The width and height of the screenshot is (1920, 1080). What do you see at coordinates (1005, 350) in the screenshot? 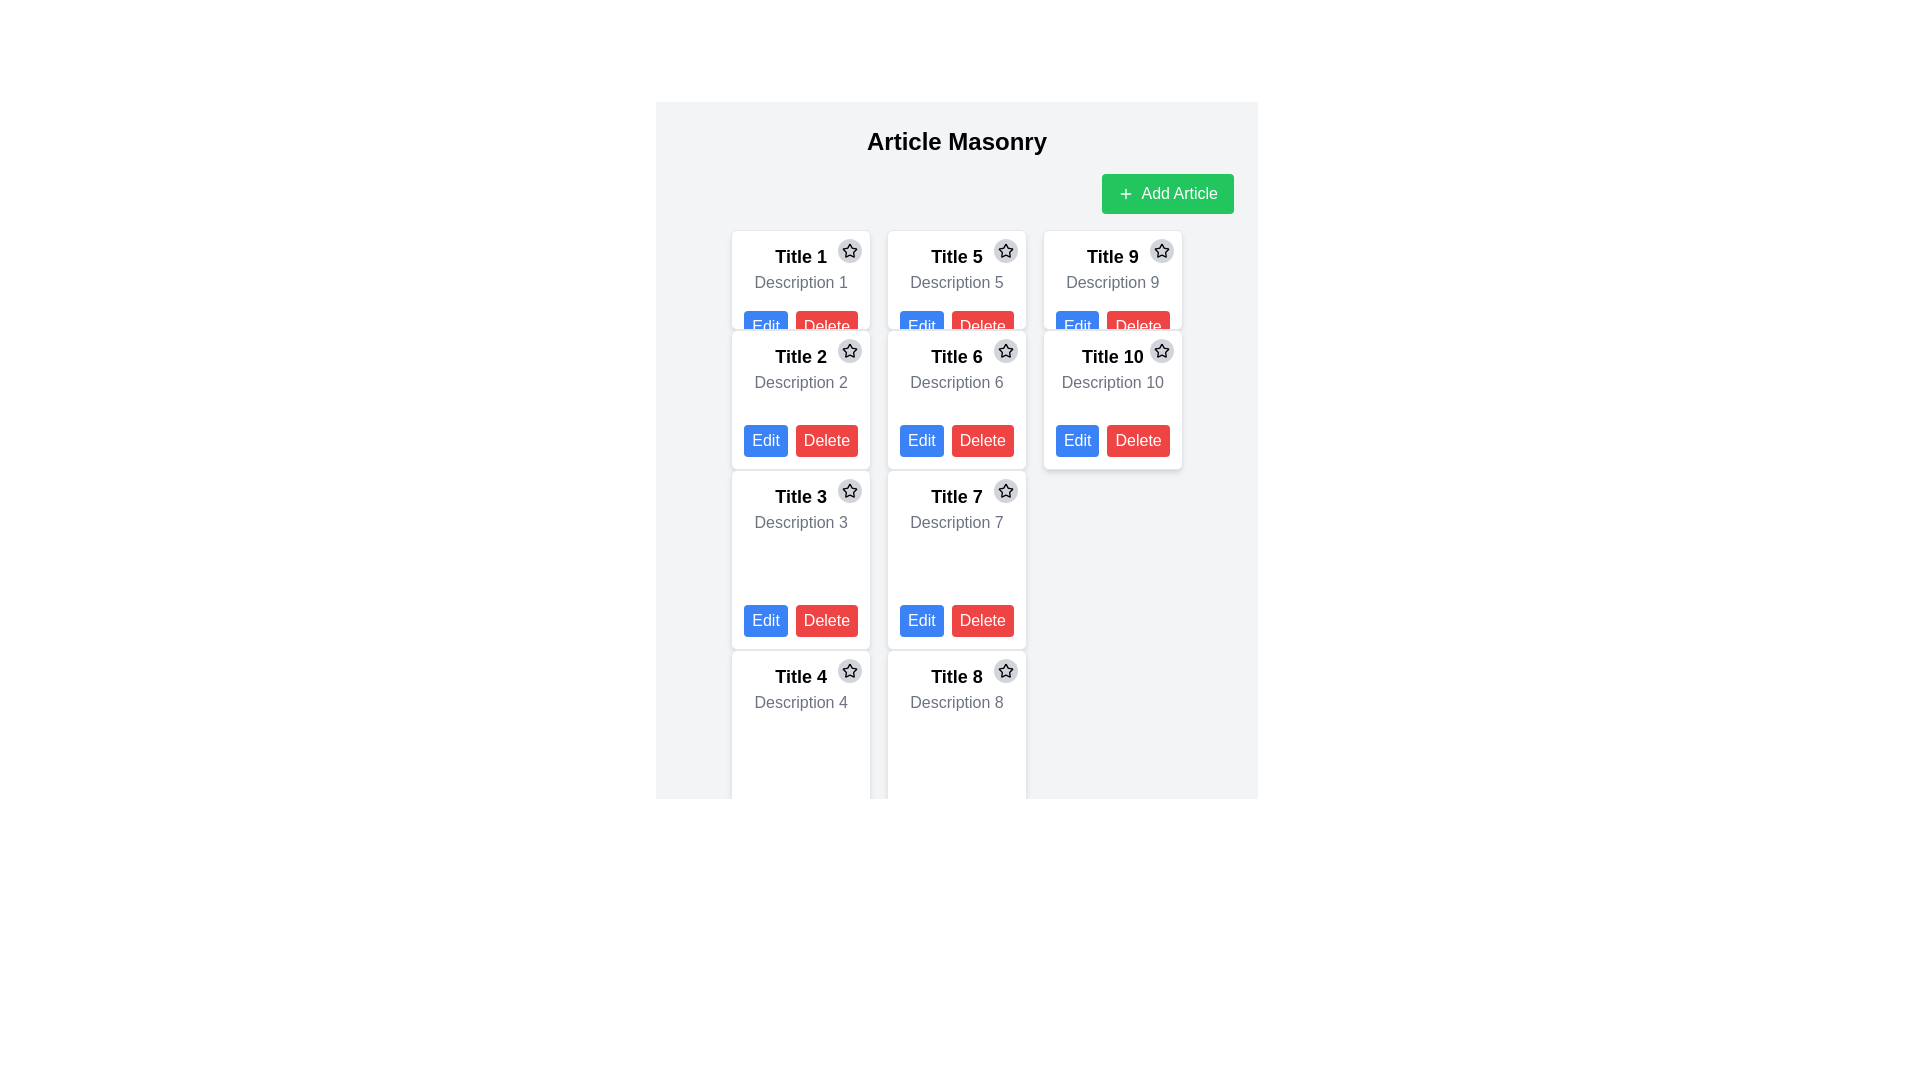
I see `the star-shaped icon in the top-right corner of the card labeled 'Title 6' to interact with it` at bounding box center [1005, 350].